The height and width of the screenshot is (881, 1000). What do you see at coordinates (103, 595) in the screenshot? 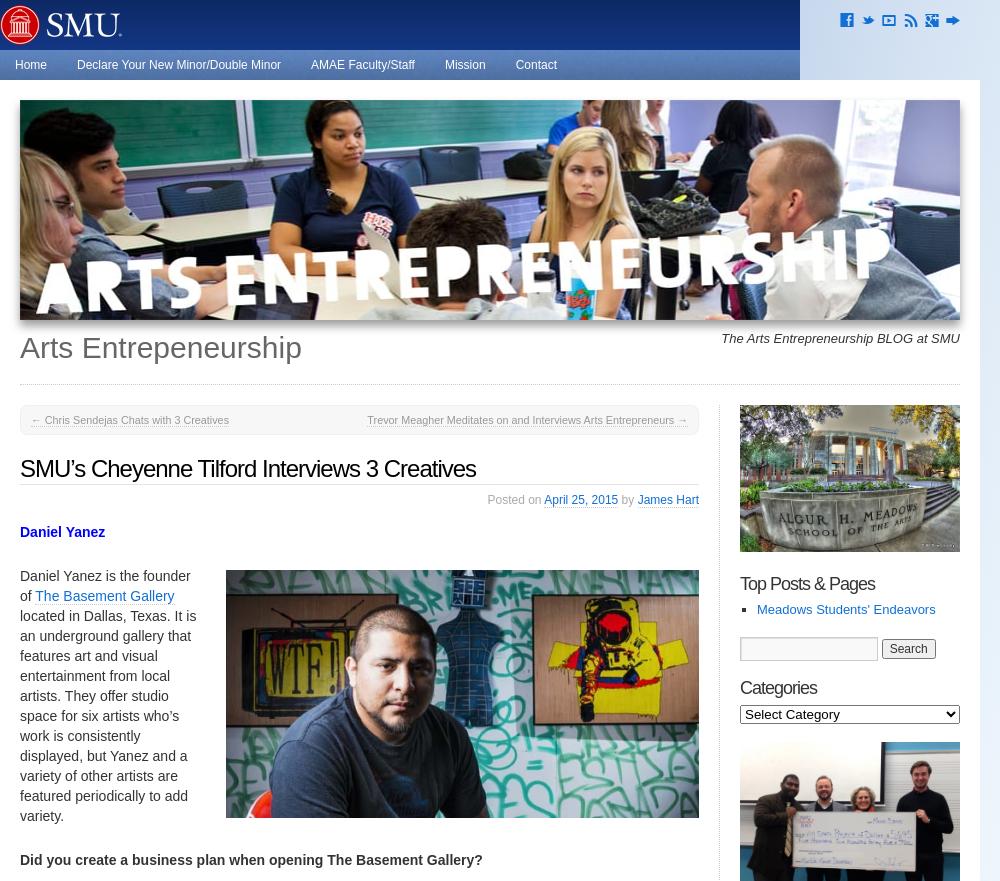
I see `'The Basement Gallery'` at bounding box center [103, 595].